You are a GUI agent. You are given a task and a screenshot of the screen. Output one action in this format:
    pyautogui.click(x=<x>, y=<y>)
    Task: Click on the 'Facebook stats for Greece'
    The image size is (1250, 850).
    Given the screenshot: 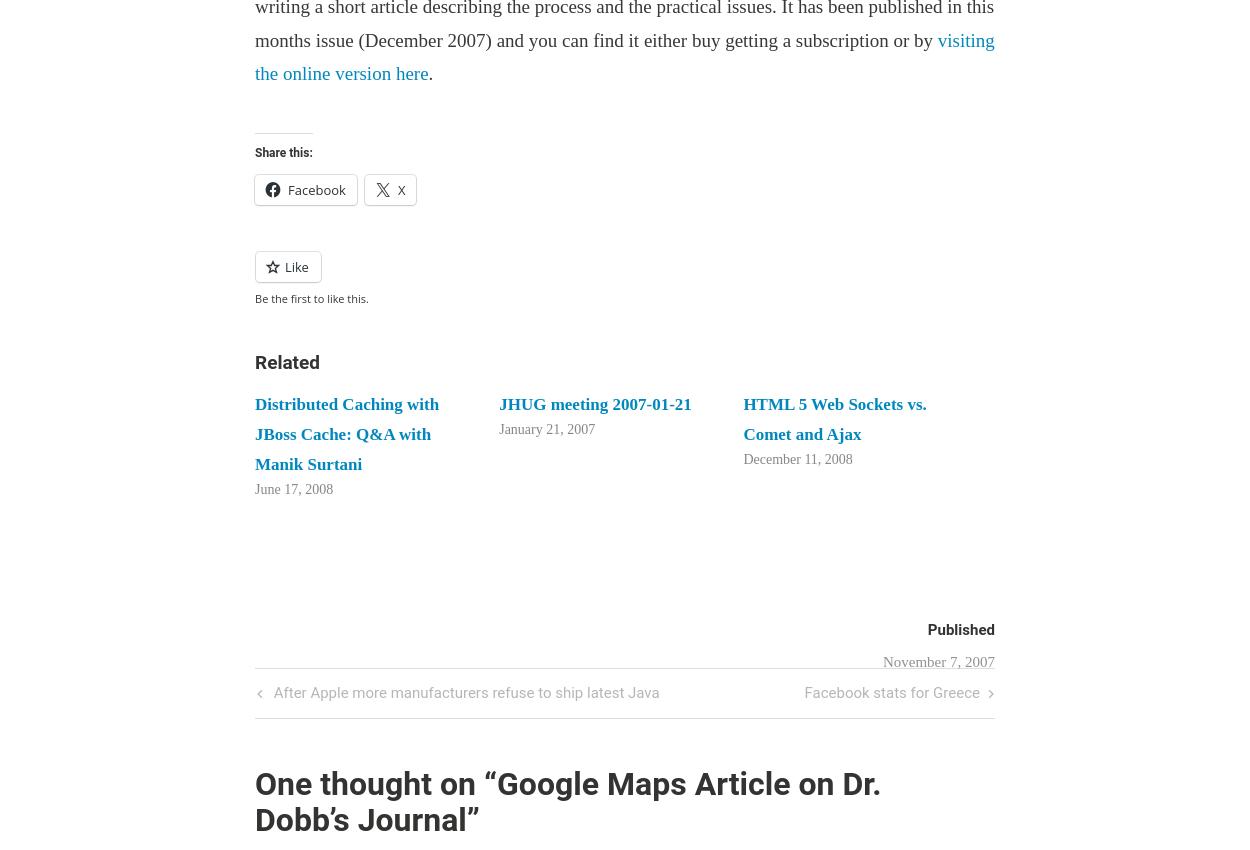 What is the action you would take?
    pyautogui.click(x=892, y=692)
    